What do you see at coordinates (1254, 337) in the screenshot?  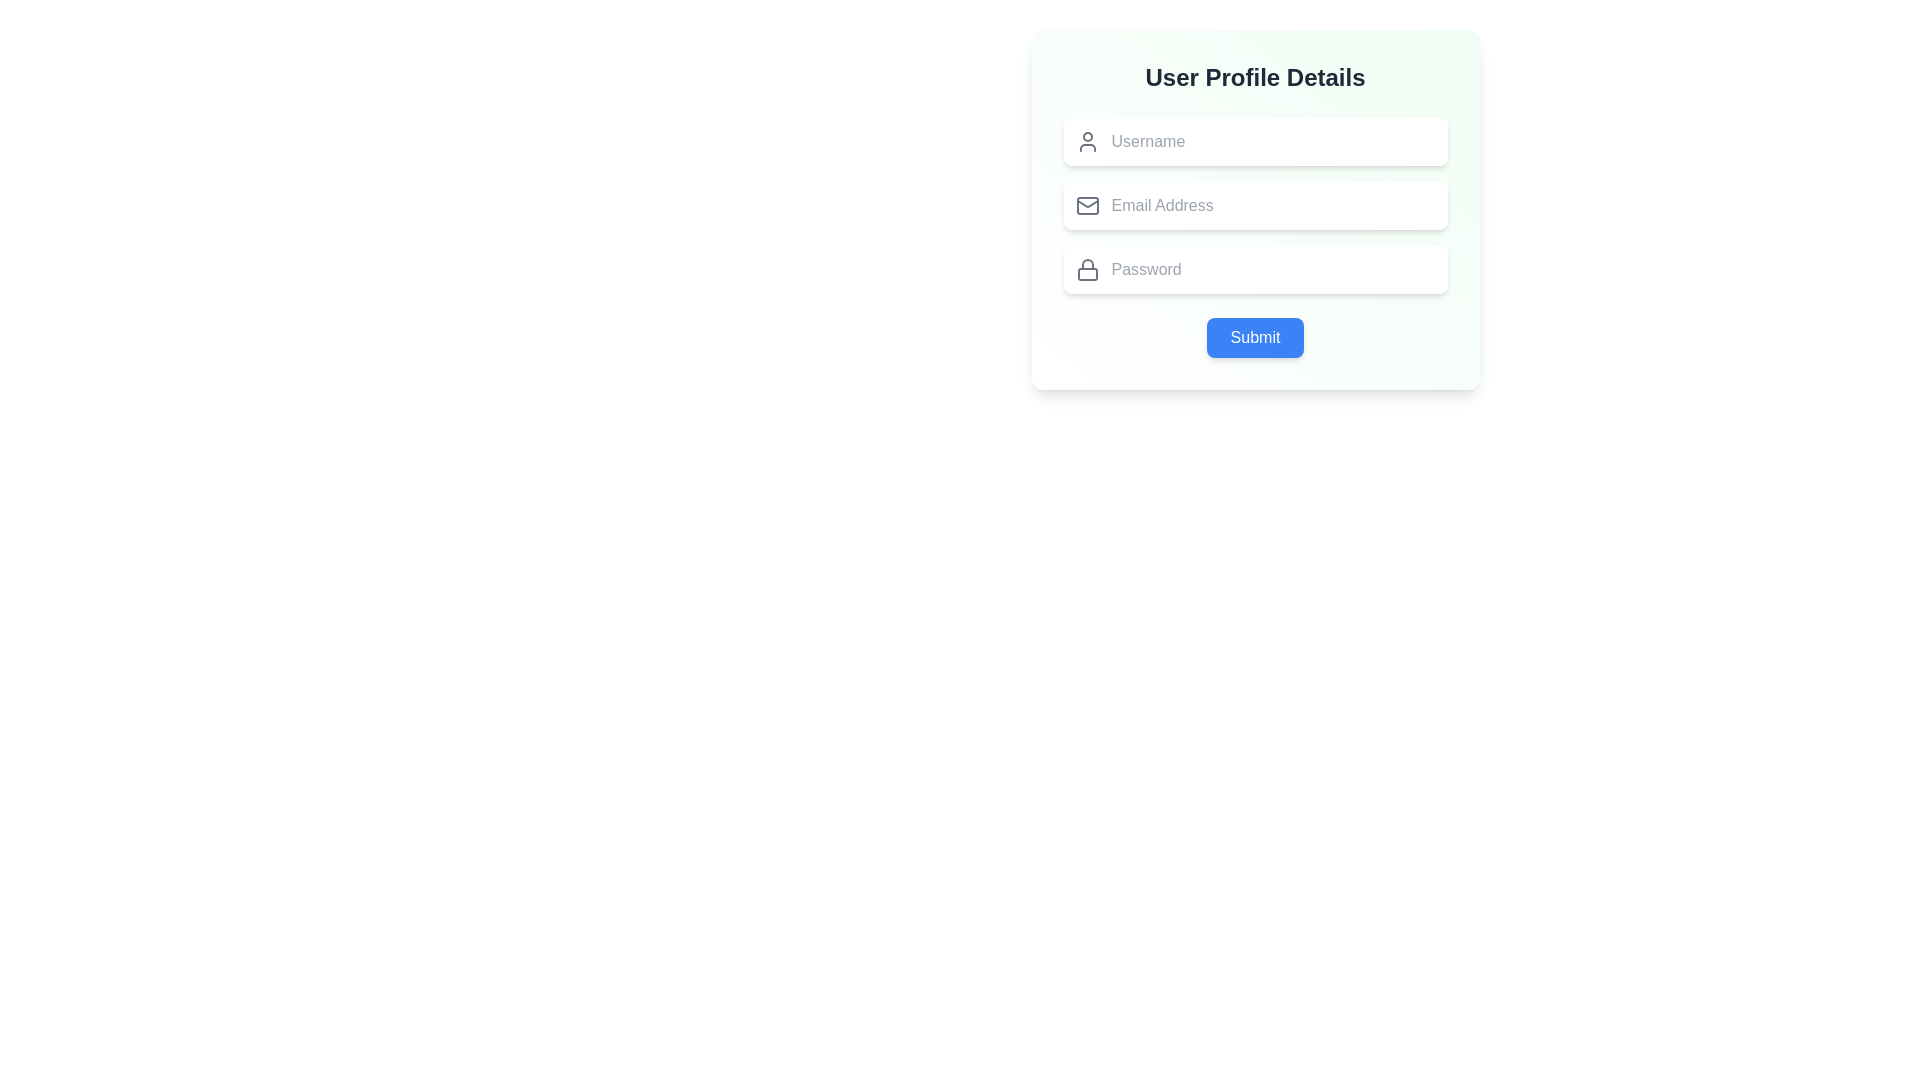 I see `the submit button located at the bottom of the 'User Profile Details' form card` at bounding box center [1254, 337].